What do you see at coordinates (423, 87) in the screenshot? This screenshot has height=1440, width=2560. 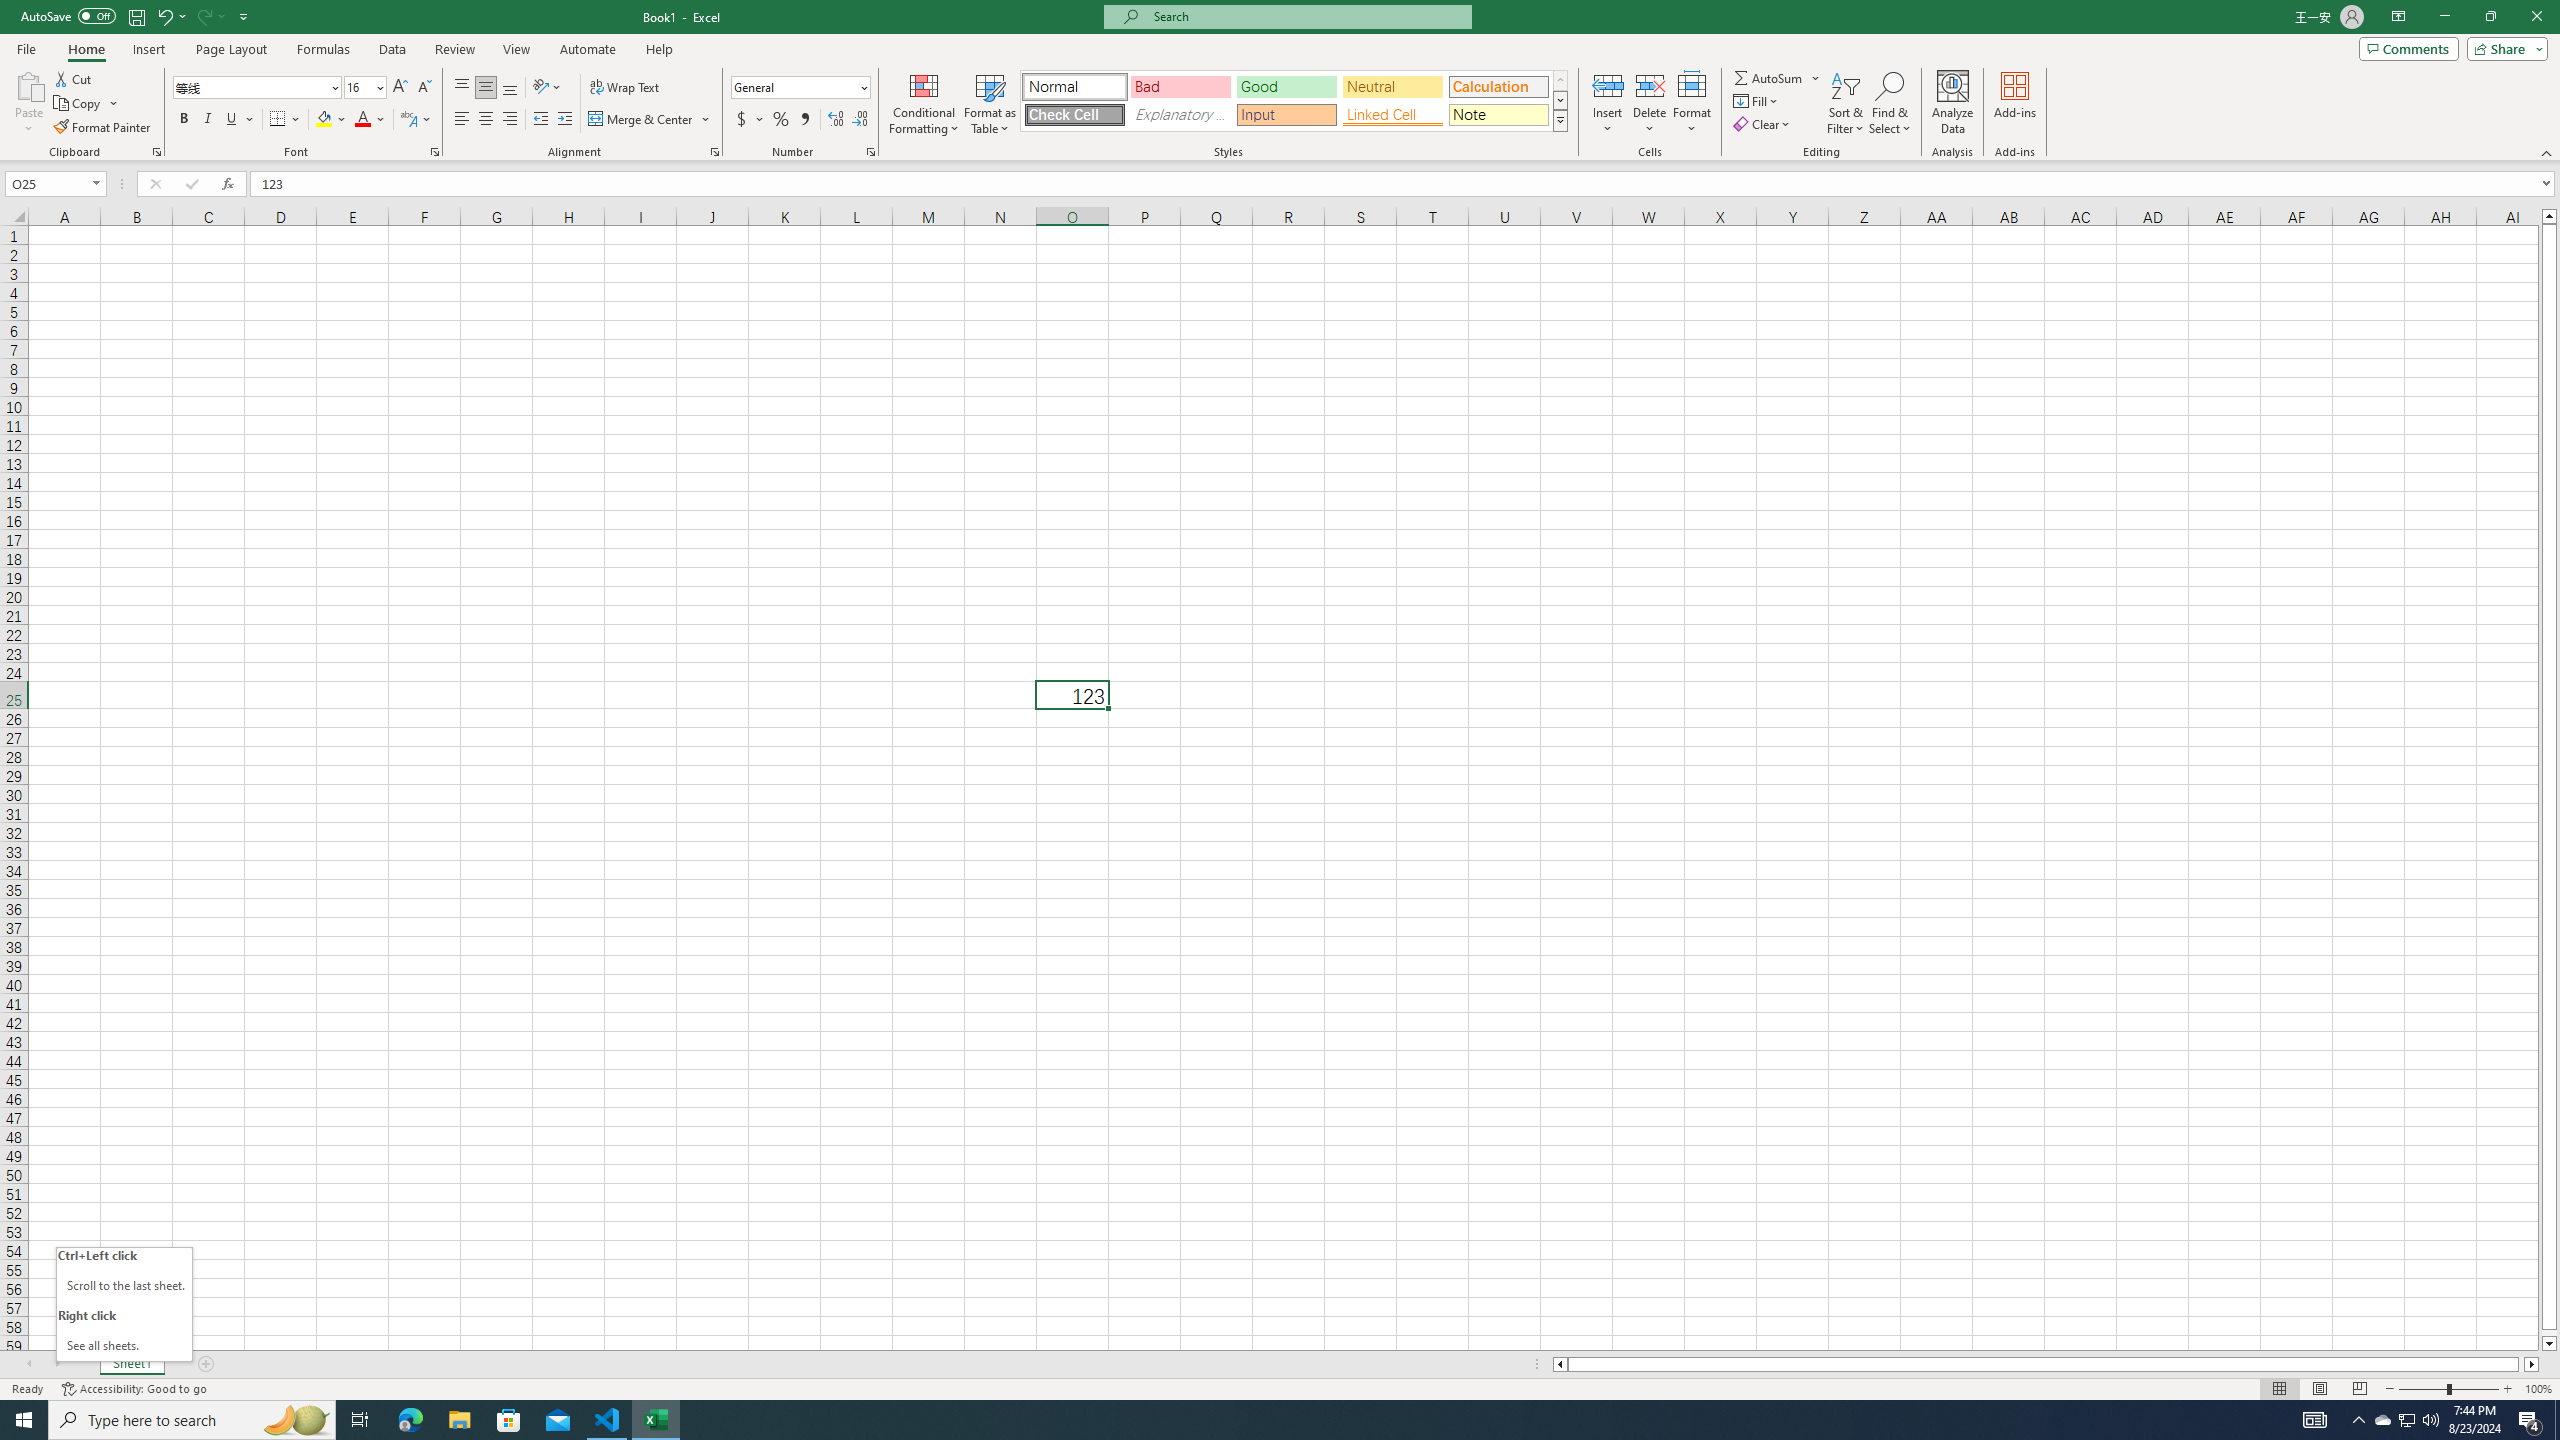 I see `'Decrease Font Size'` at bounding box center [423, 87].